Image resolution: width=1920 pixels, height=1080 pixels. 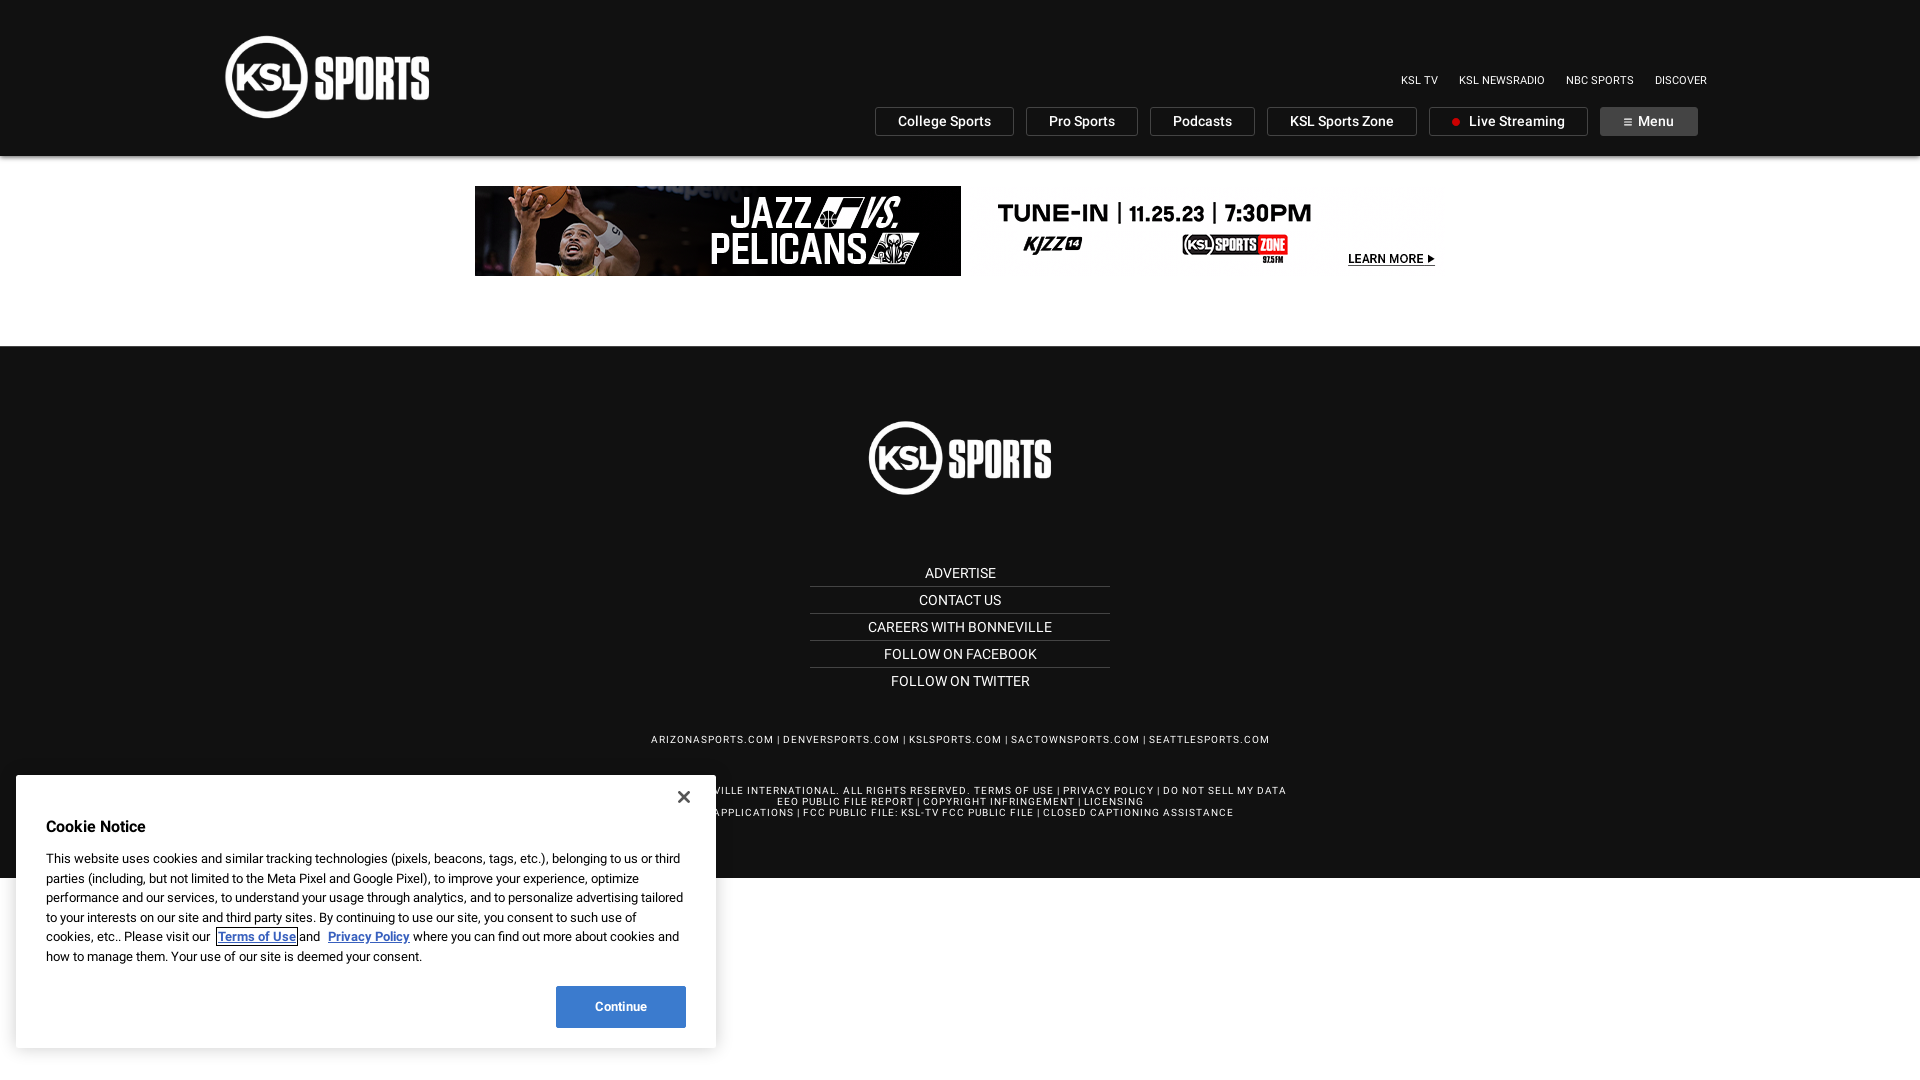 What do you see at coordinates (1162, 789) in the screenshot?
I see `'DO NOT SELL MY DATA'` at bounding box center [1162, 789].